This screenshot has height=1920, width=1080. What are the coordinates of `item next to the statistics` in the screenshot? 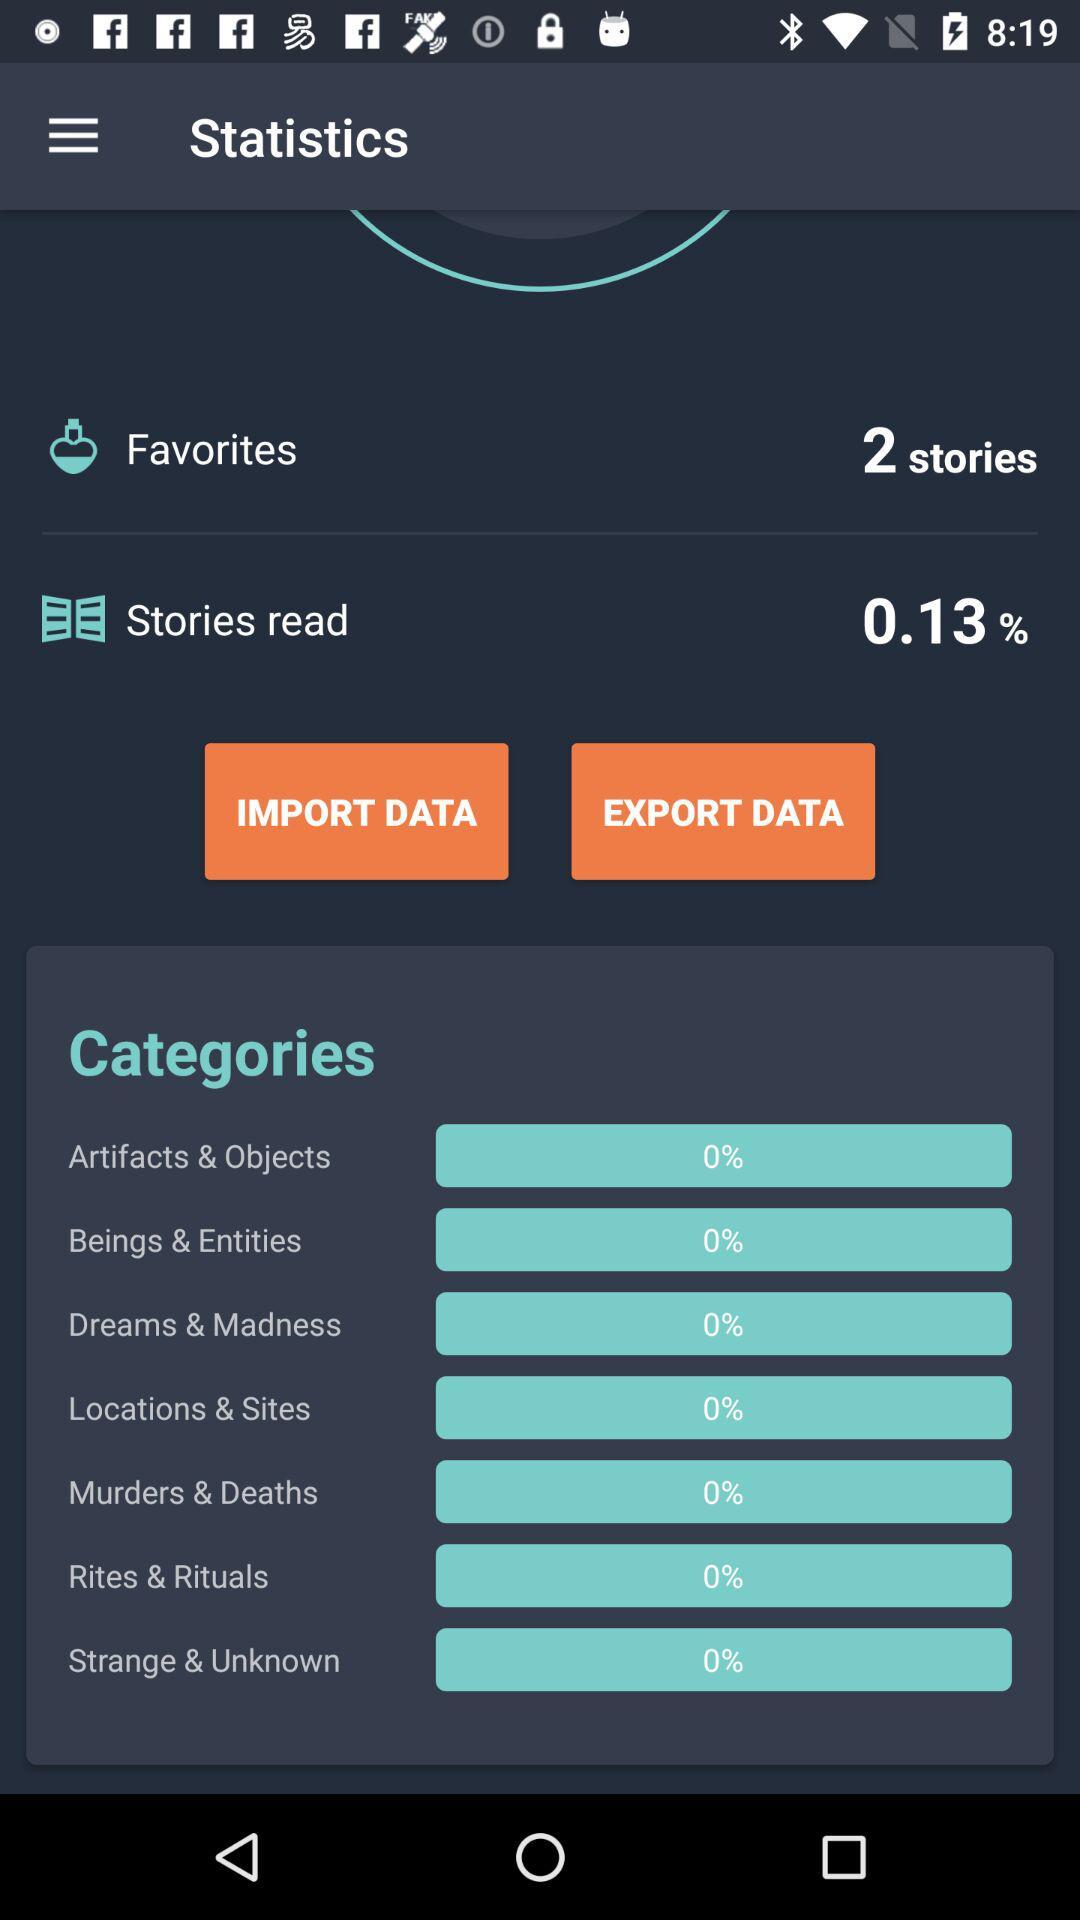 It's located at (72, 135).